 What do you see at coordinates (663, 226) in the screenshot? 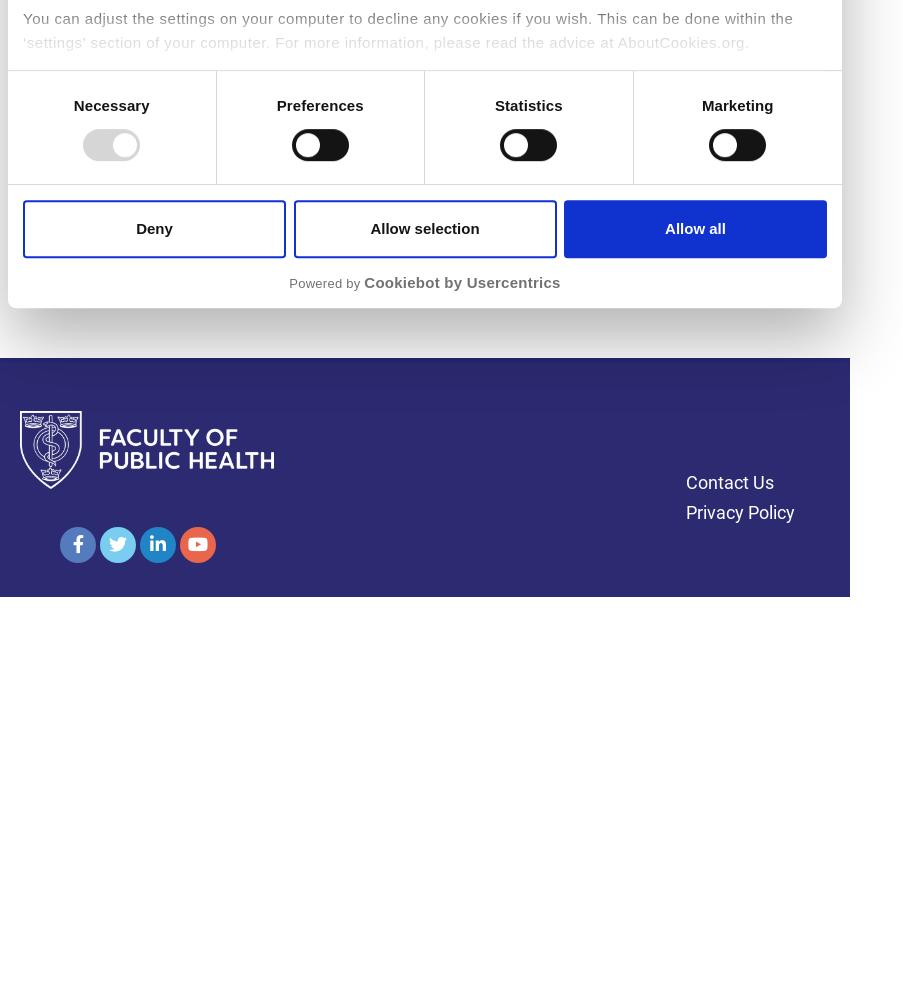
I see `'Allow all'` at bounding box center [663, 226].